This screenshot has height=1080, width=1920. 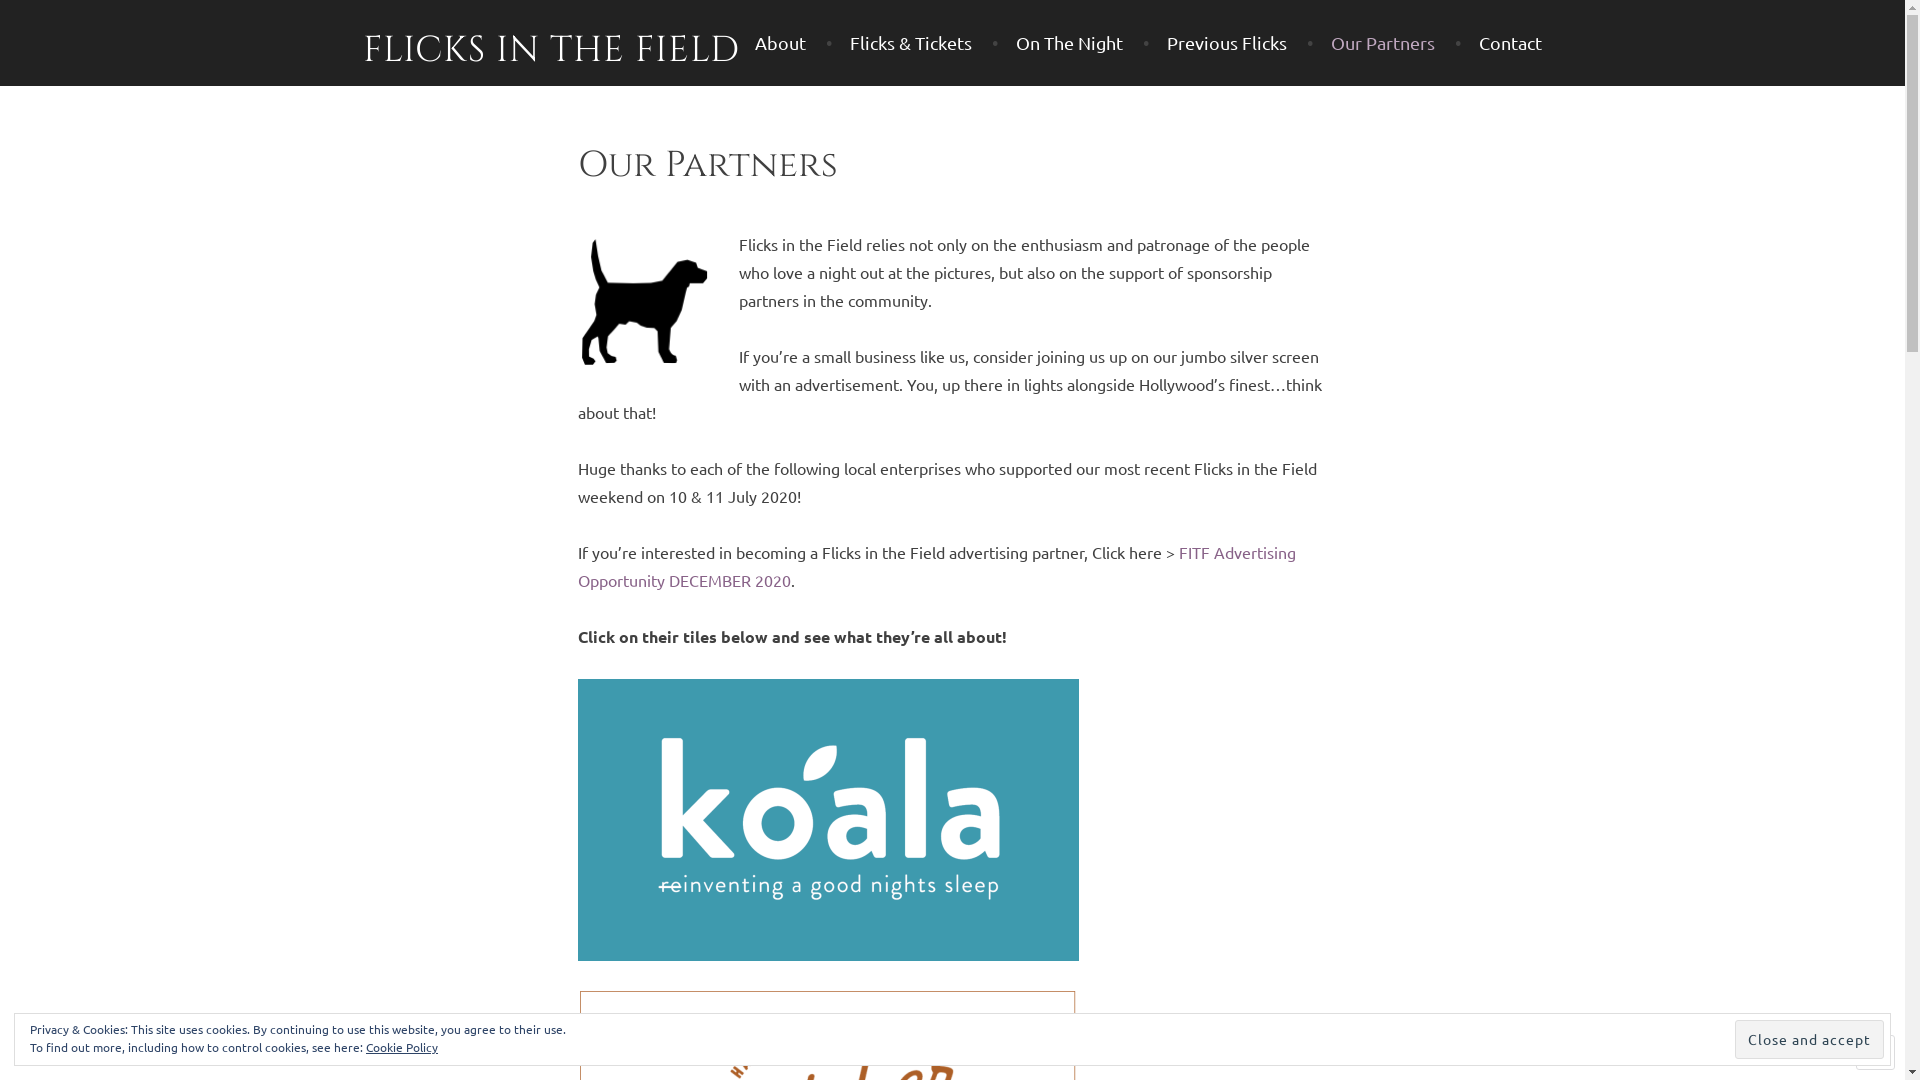 I want to click on 'Close and accept', so click(x=1733, y=1038).